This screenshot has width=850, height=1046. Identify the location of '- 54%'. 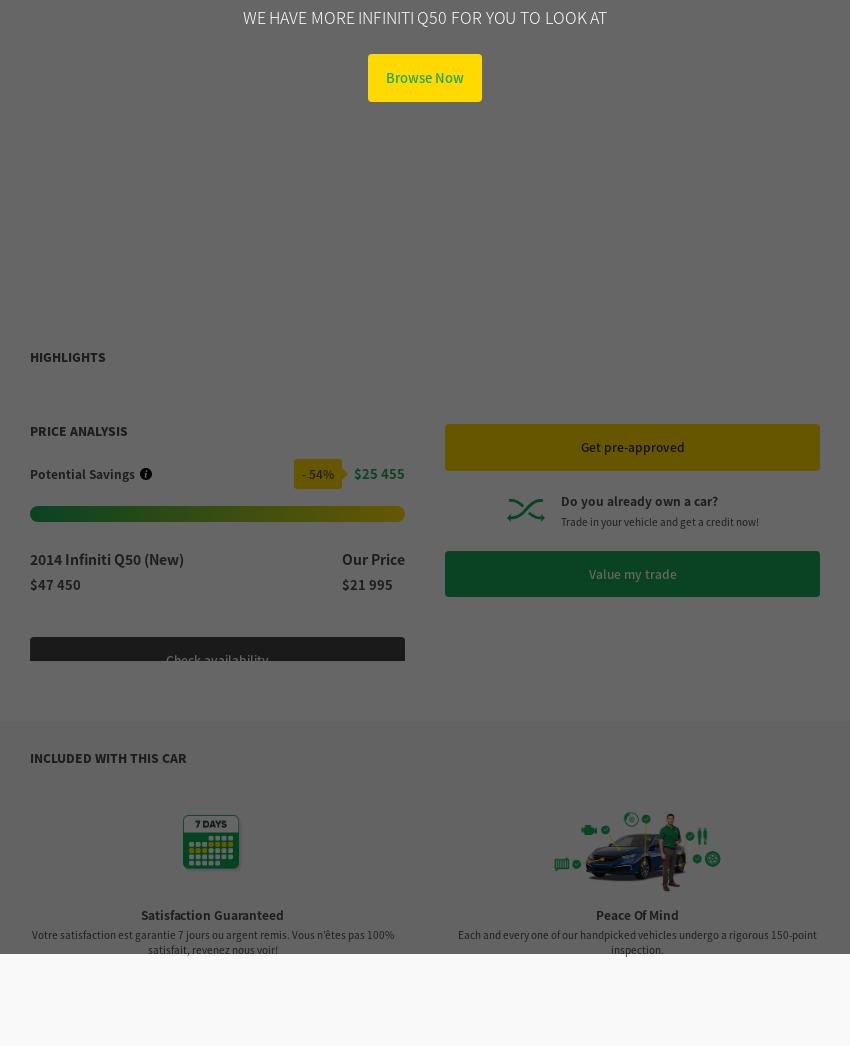
(317, 94).